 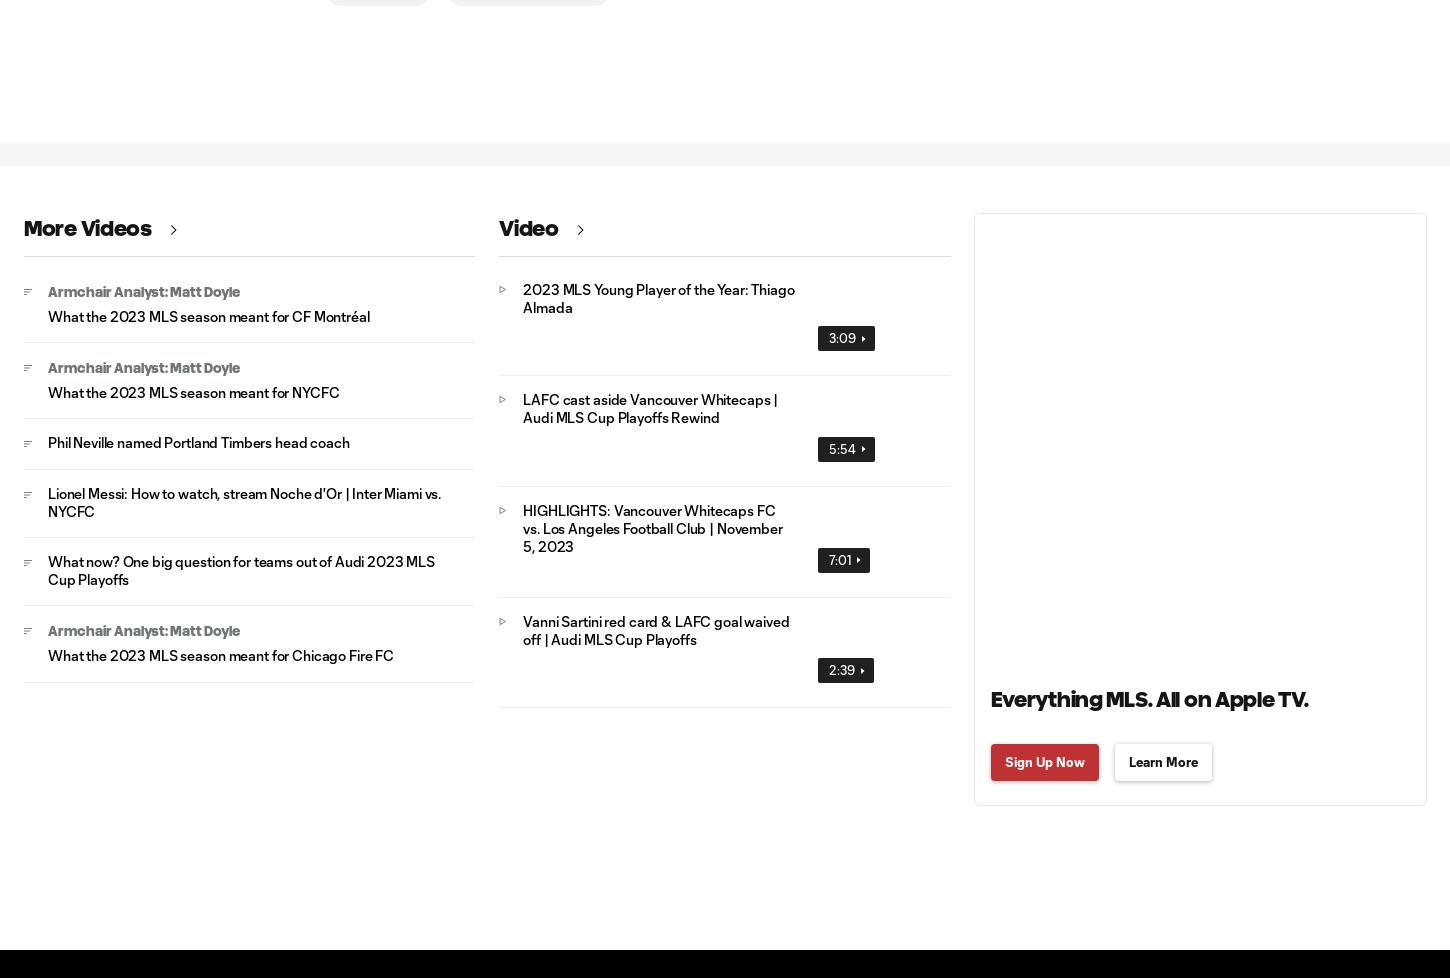 What do you see at coordinates (219, 655) in the screenshot?
I see `'What the 2023 MLS season meant for Chicago Fire FC'` at bounding box center [219, 655].